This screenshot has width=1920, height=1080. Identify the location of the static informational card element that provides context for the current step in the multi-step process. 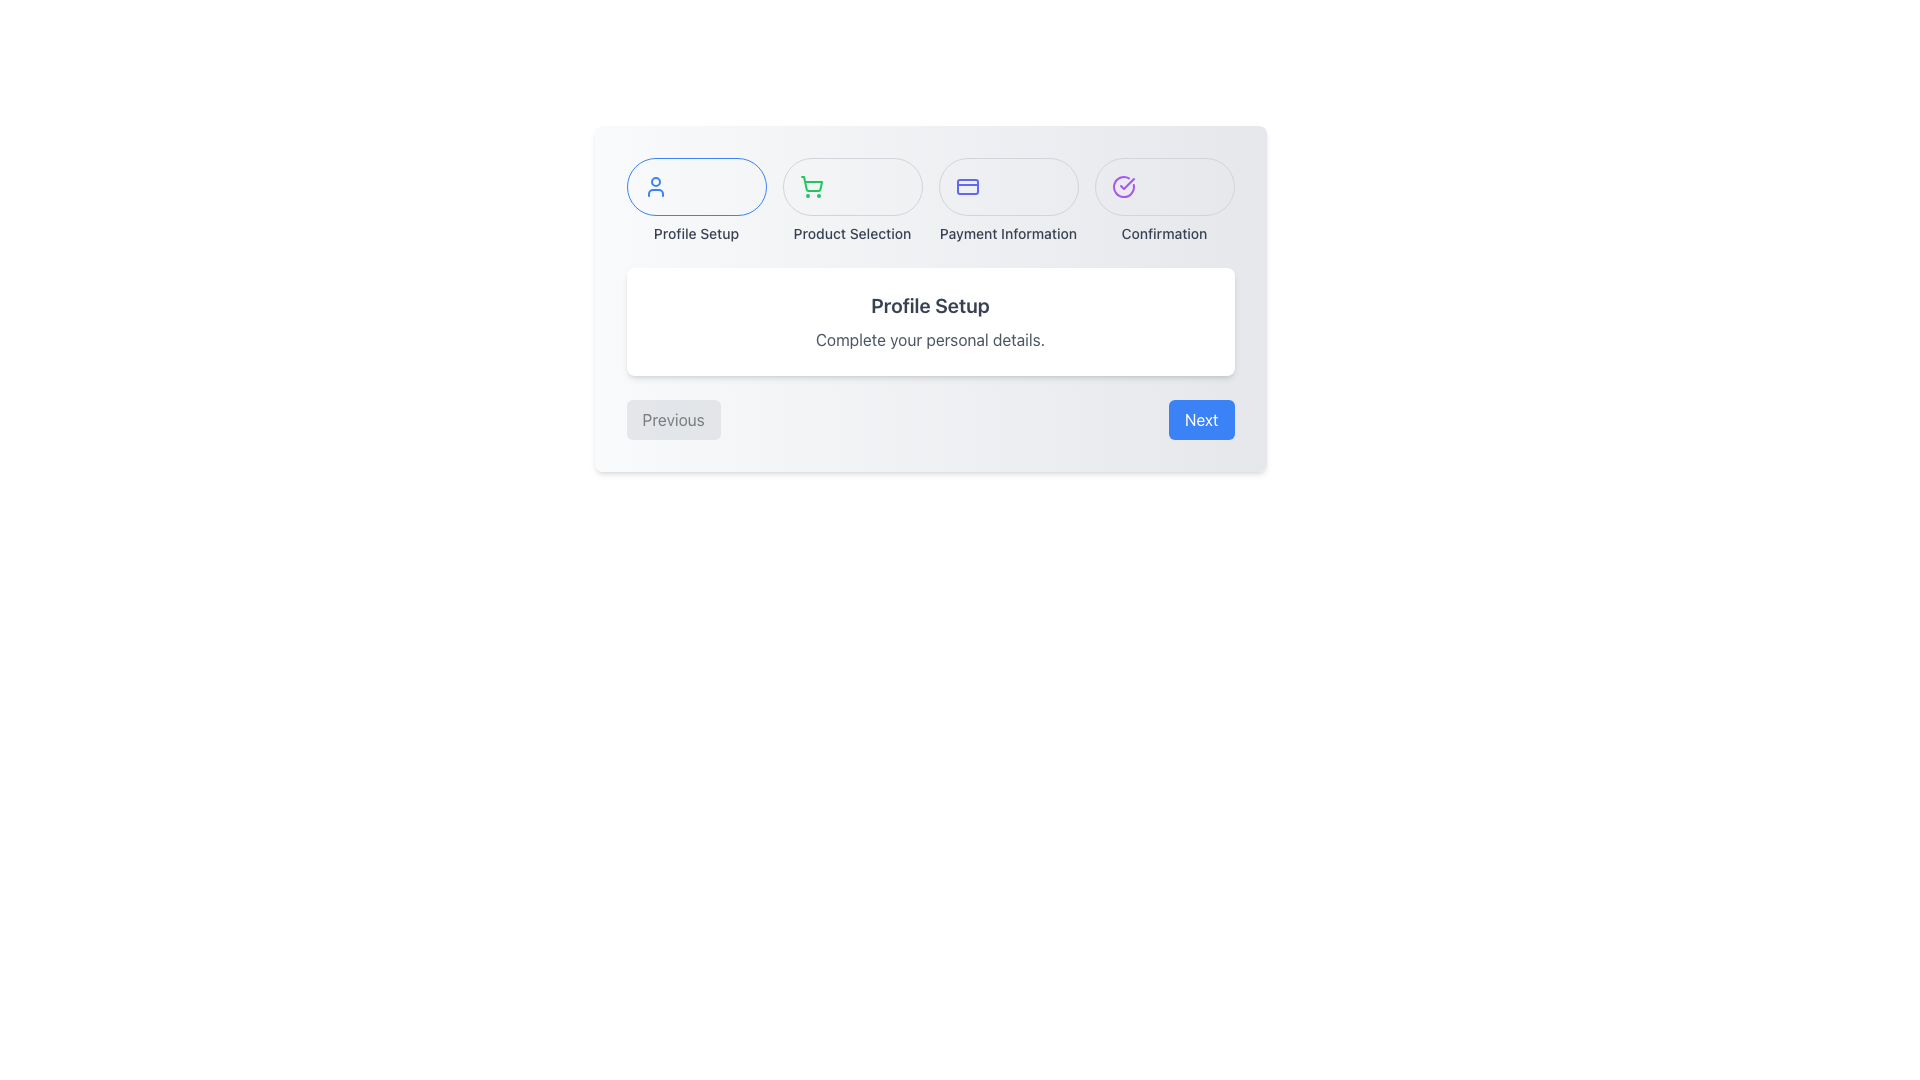
(929, 320).